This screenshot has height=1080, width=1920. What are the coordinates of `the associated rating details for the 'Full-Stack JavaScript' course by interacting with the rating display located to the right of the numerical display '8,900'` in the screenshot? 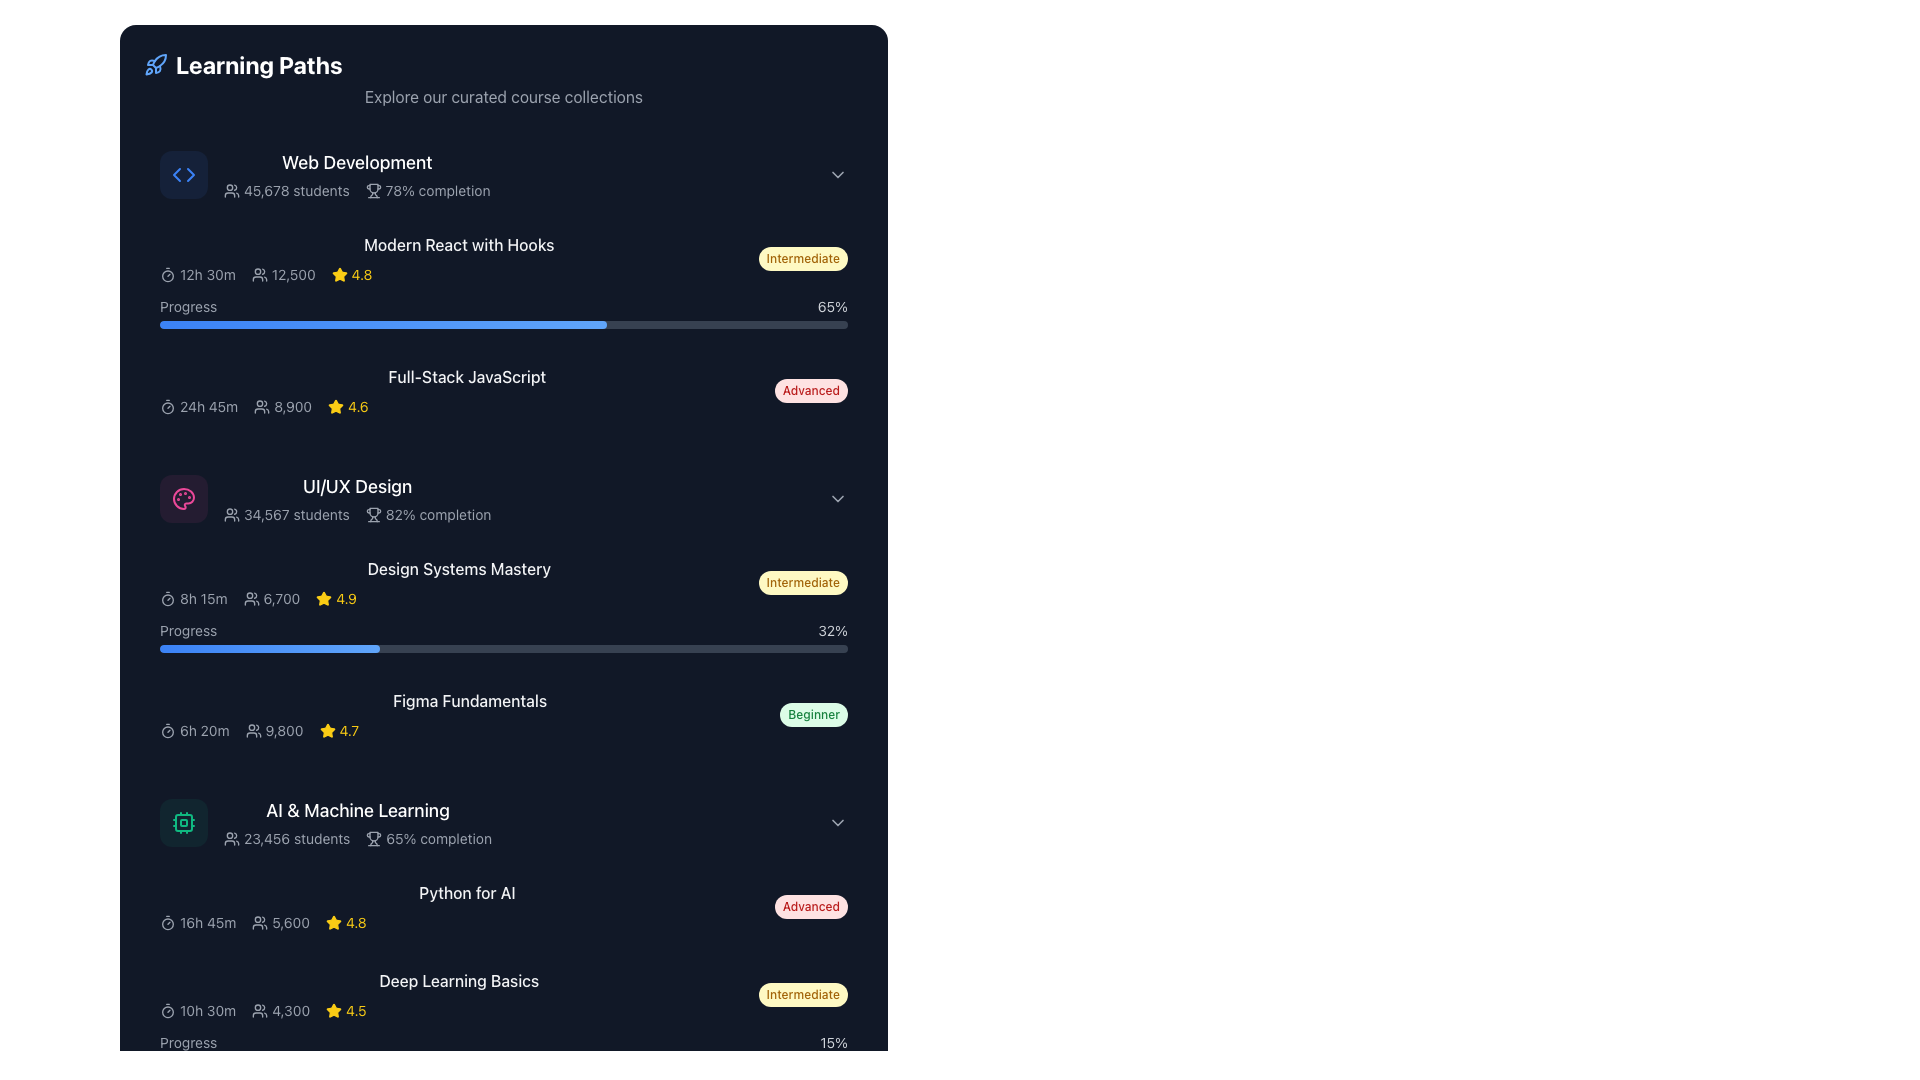 It's located at (348, 406).